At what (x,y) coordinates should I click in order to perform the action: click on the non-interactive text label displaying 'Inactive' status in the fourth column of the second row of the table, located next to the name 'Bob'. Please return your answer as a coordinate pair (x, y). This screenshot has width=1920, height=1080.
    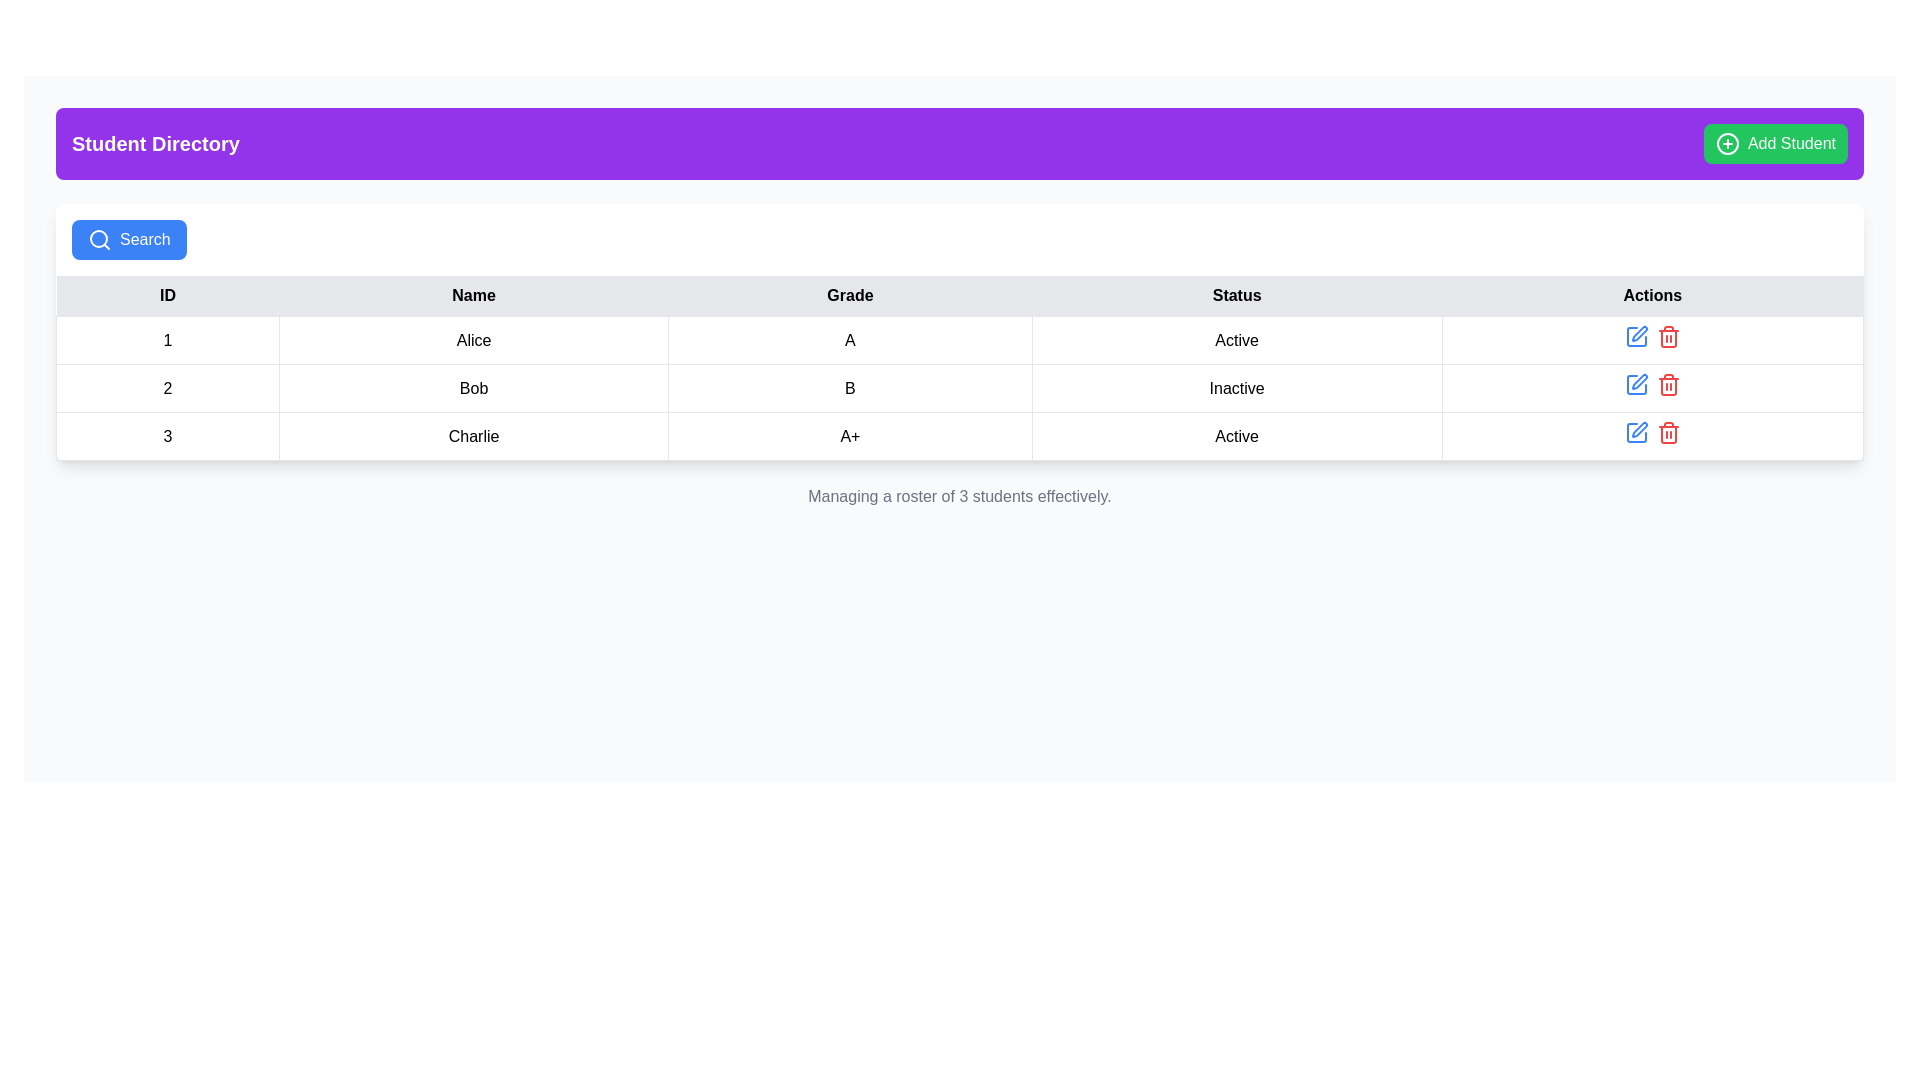
    Looking at the image, I should click on (1236, 388).